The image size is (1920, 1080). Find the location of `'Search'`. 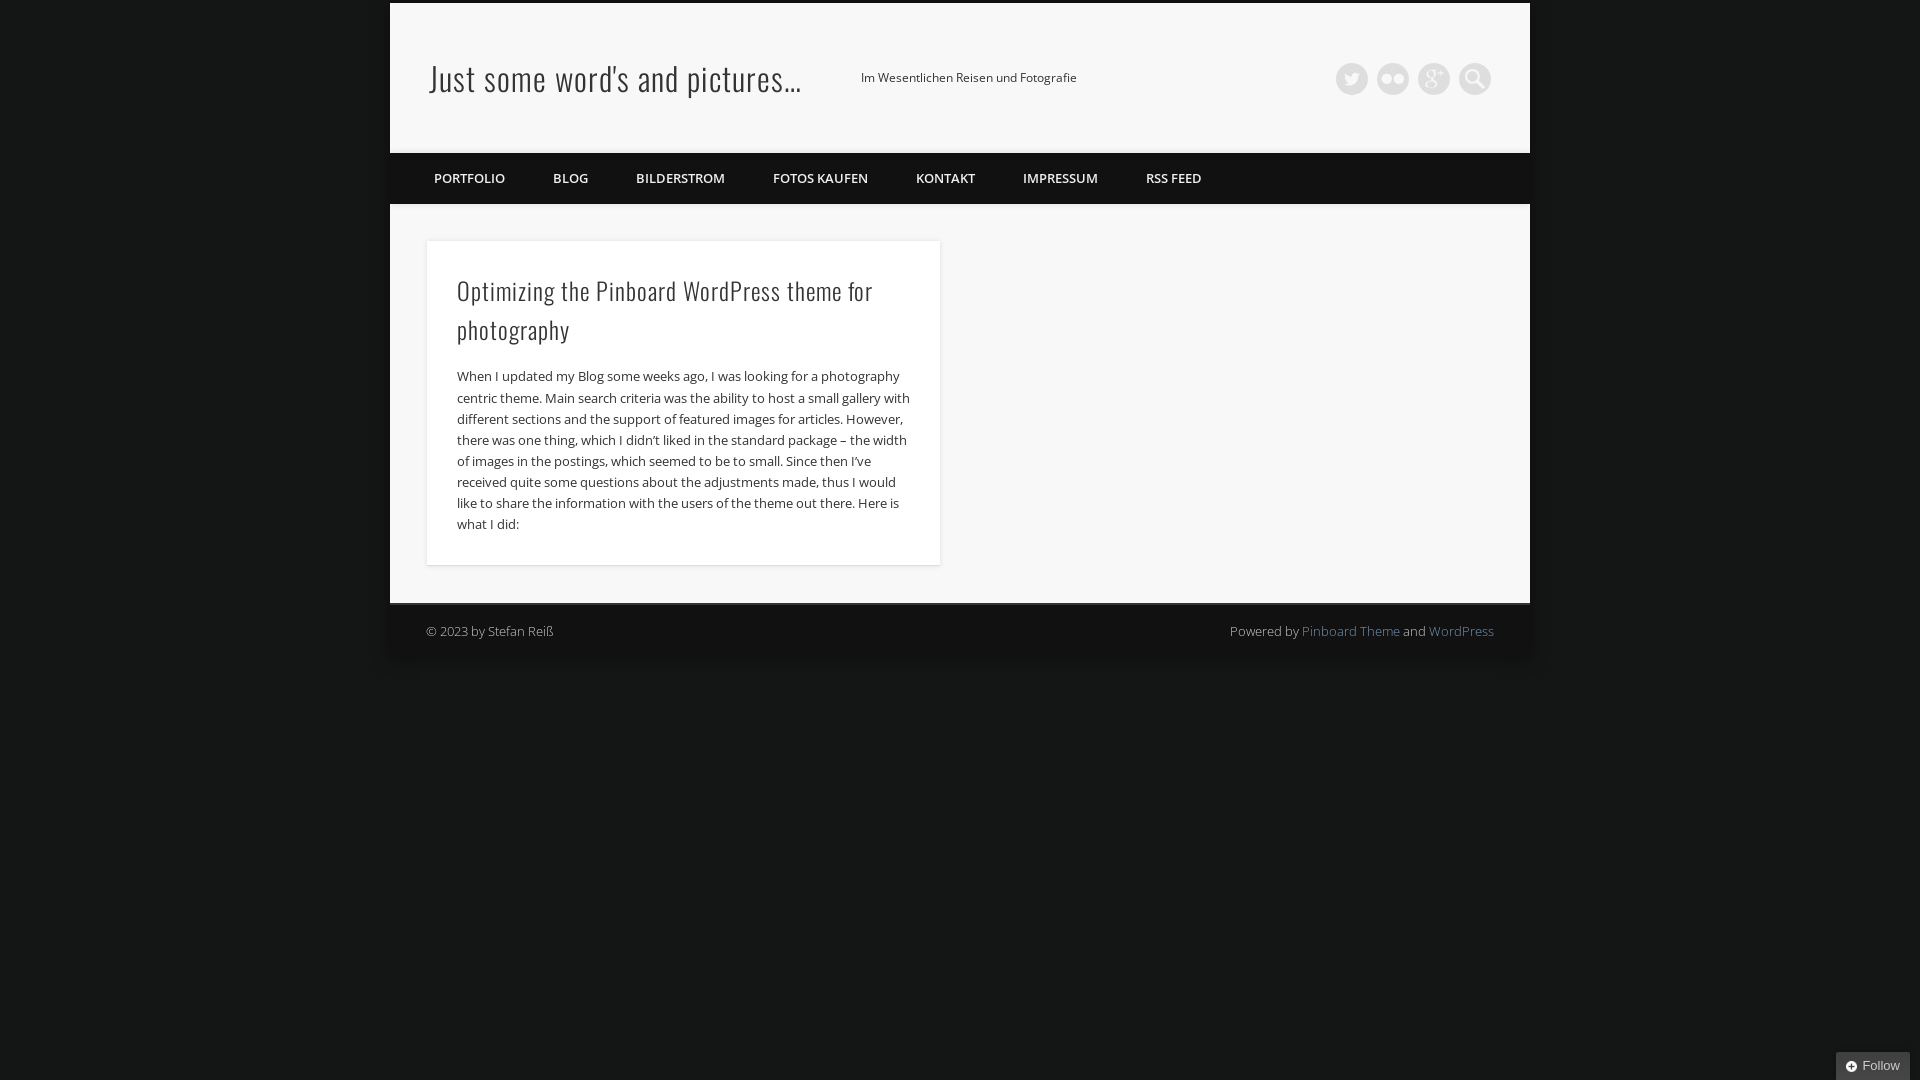

'Search' is located at coordinates (14, 11).